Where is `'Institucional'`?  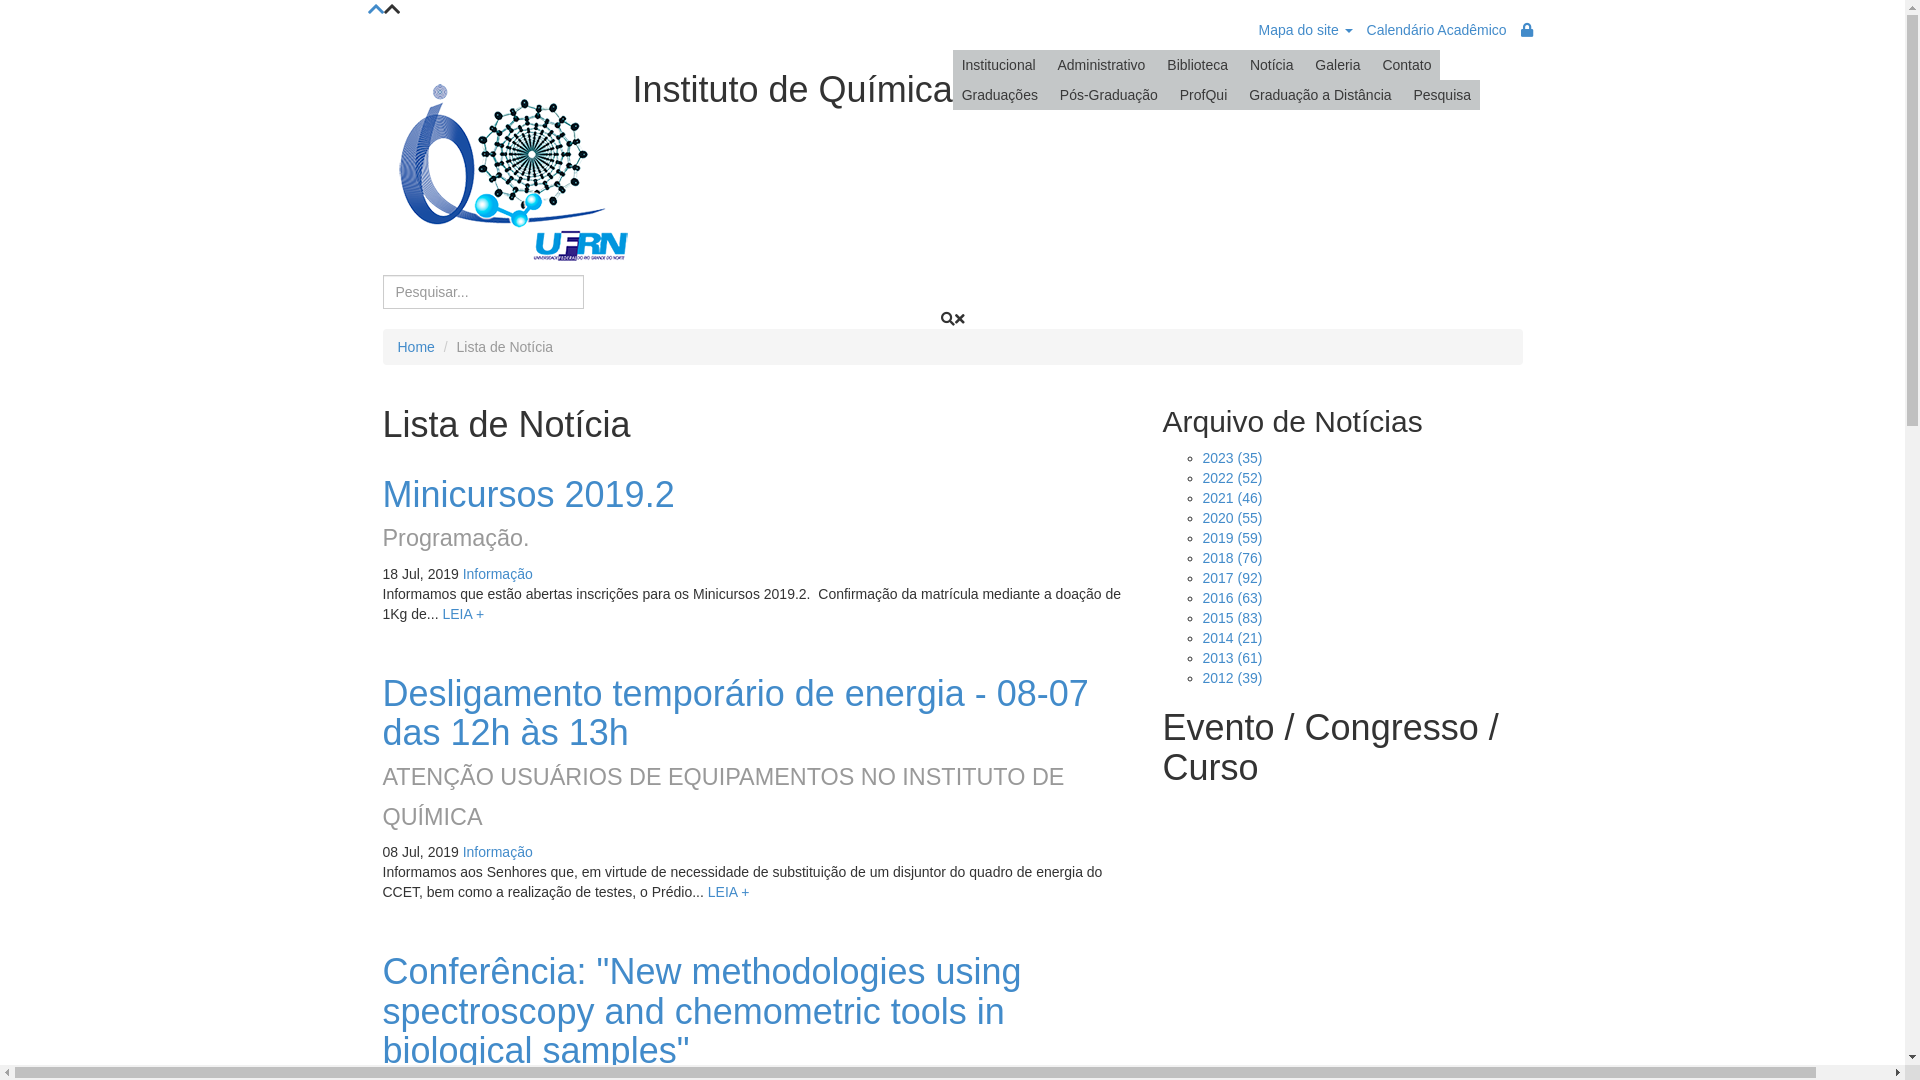
'Institucional' is located at coordinates (998, 64).